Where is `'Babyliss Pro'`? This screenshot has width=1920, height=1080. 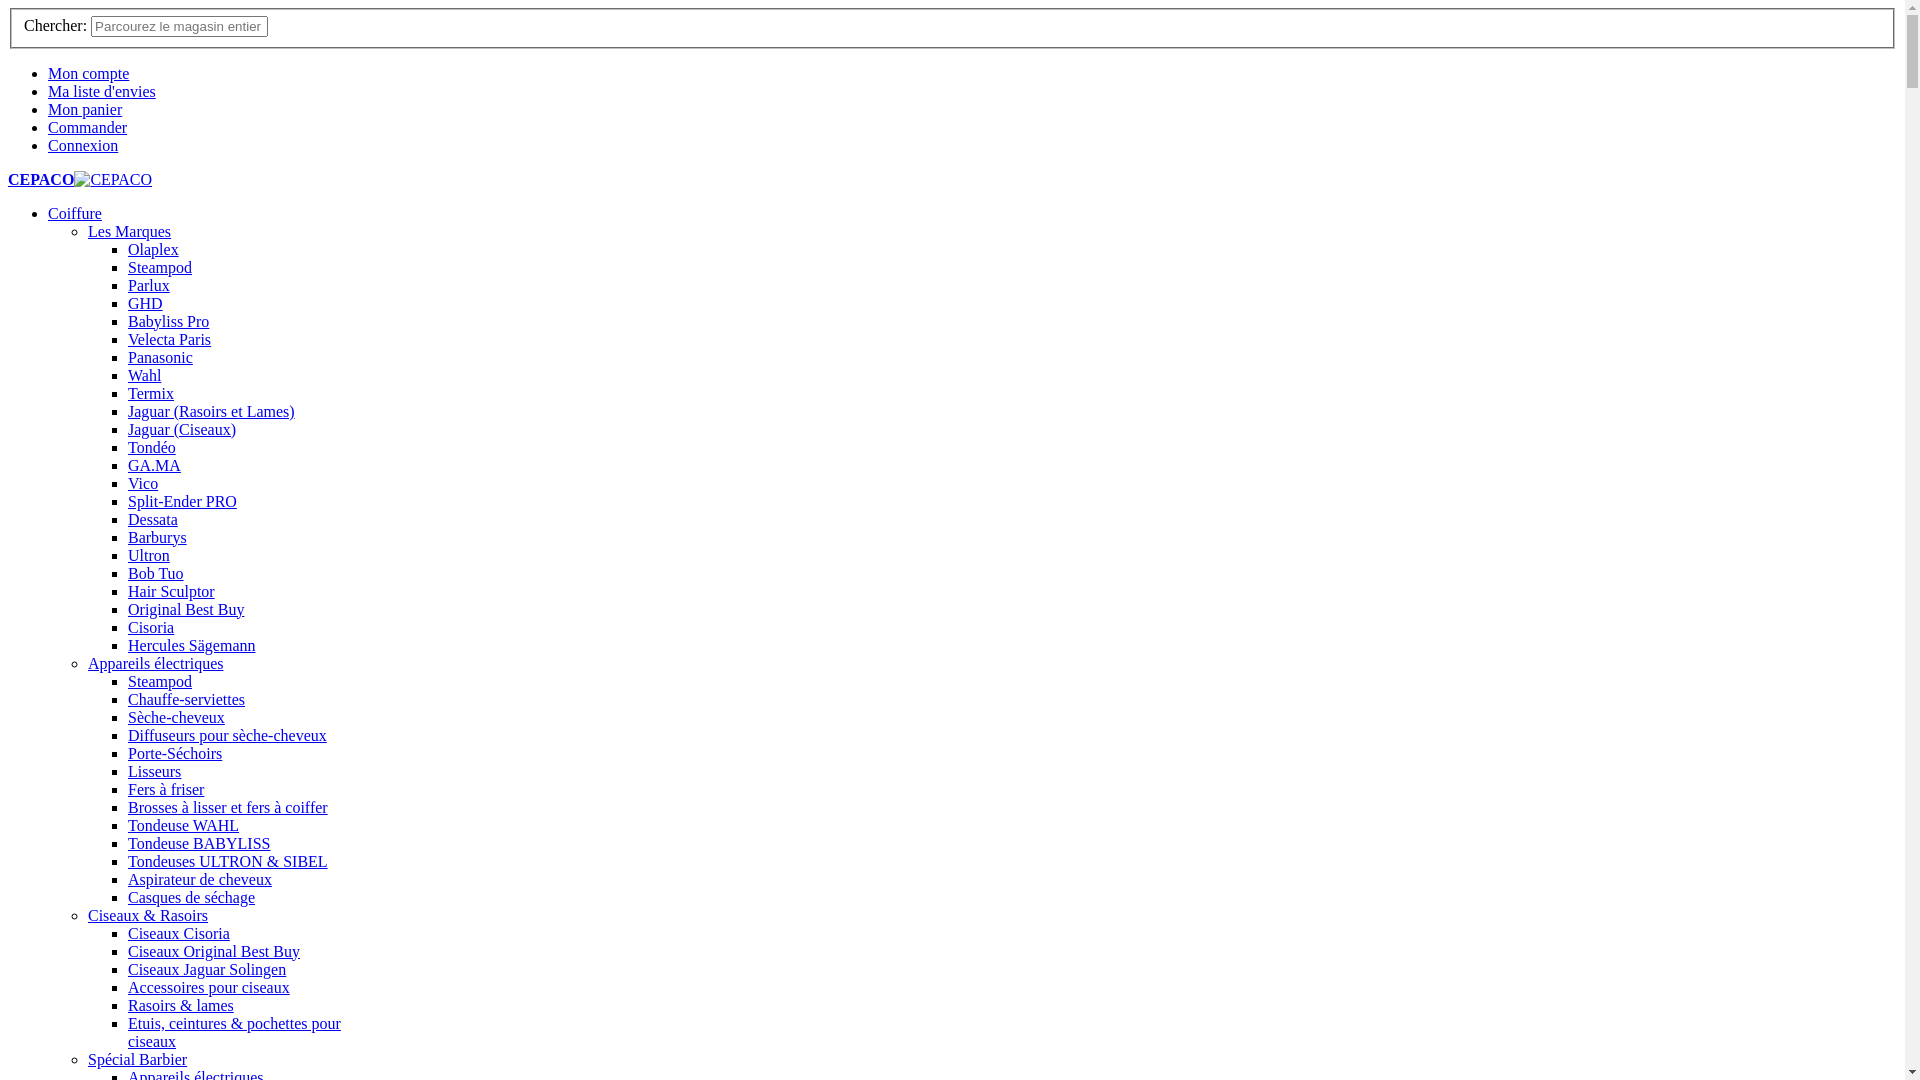
'Babyliss Pro' is located at coordinates (168, 320).